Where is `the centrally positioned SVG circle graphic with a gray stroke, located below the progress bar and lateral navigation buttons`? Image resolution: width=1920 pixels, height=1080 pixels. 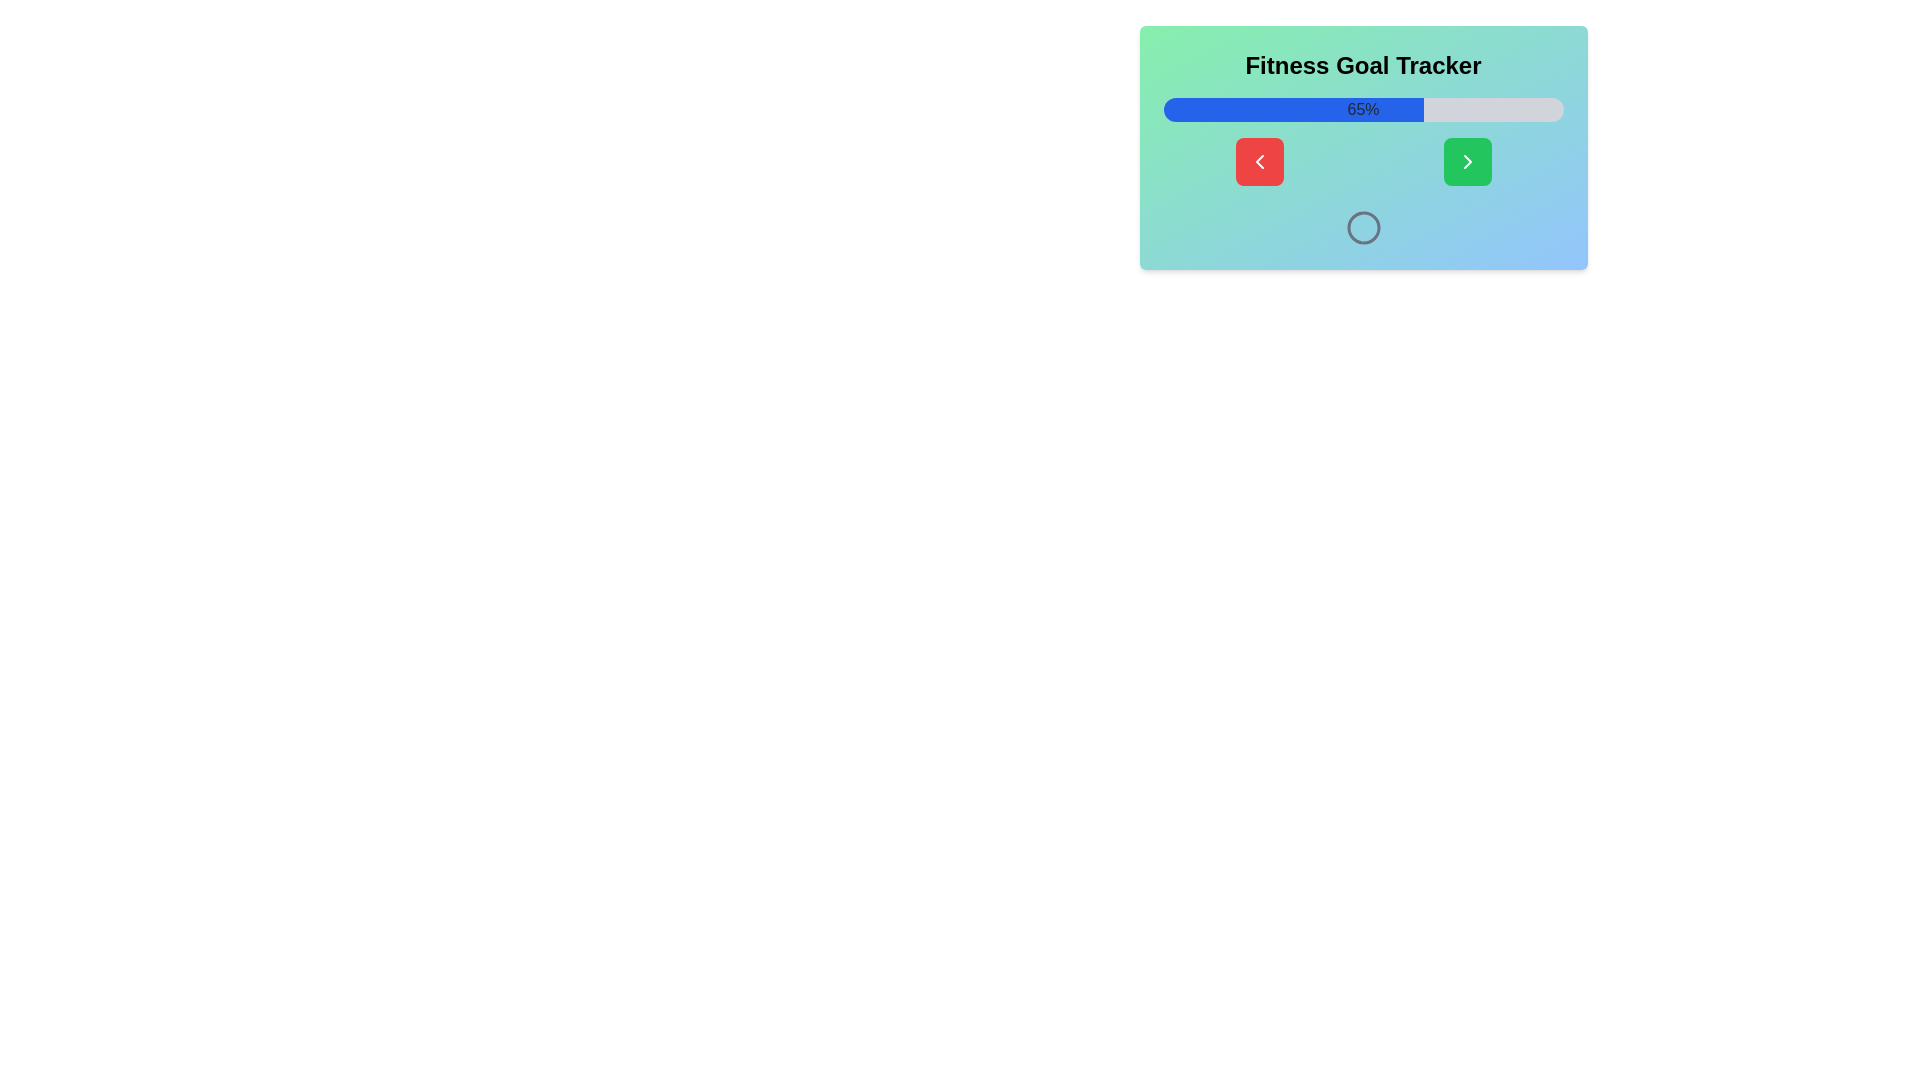
the centrally positioned SVG circle graphic with a gray stroke, located below the progress bar and lateral navigation buttons is located at coordinates (1362, 226).